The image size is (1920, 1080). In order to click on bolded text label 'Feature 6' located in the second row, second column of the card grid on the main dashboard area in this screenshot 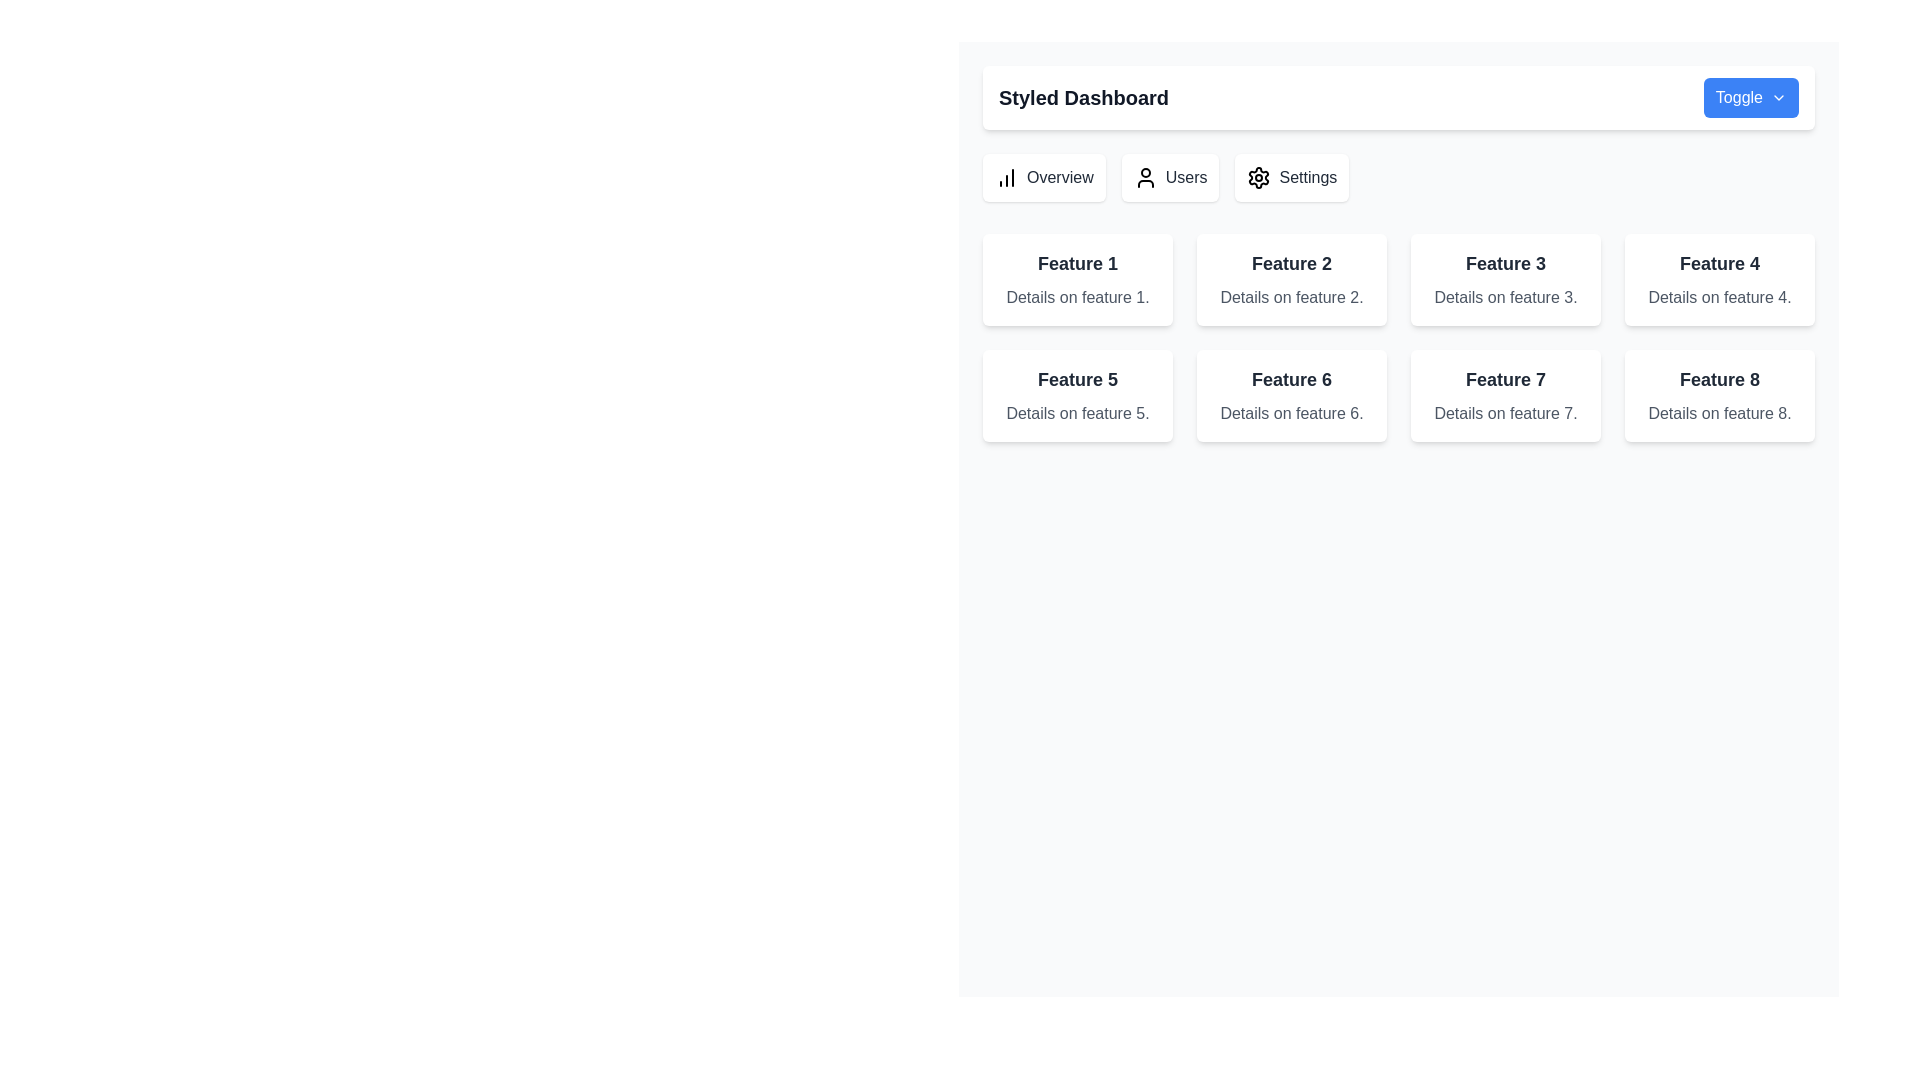, I will do `click(1291, 380)`.